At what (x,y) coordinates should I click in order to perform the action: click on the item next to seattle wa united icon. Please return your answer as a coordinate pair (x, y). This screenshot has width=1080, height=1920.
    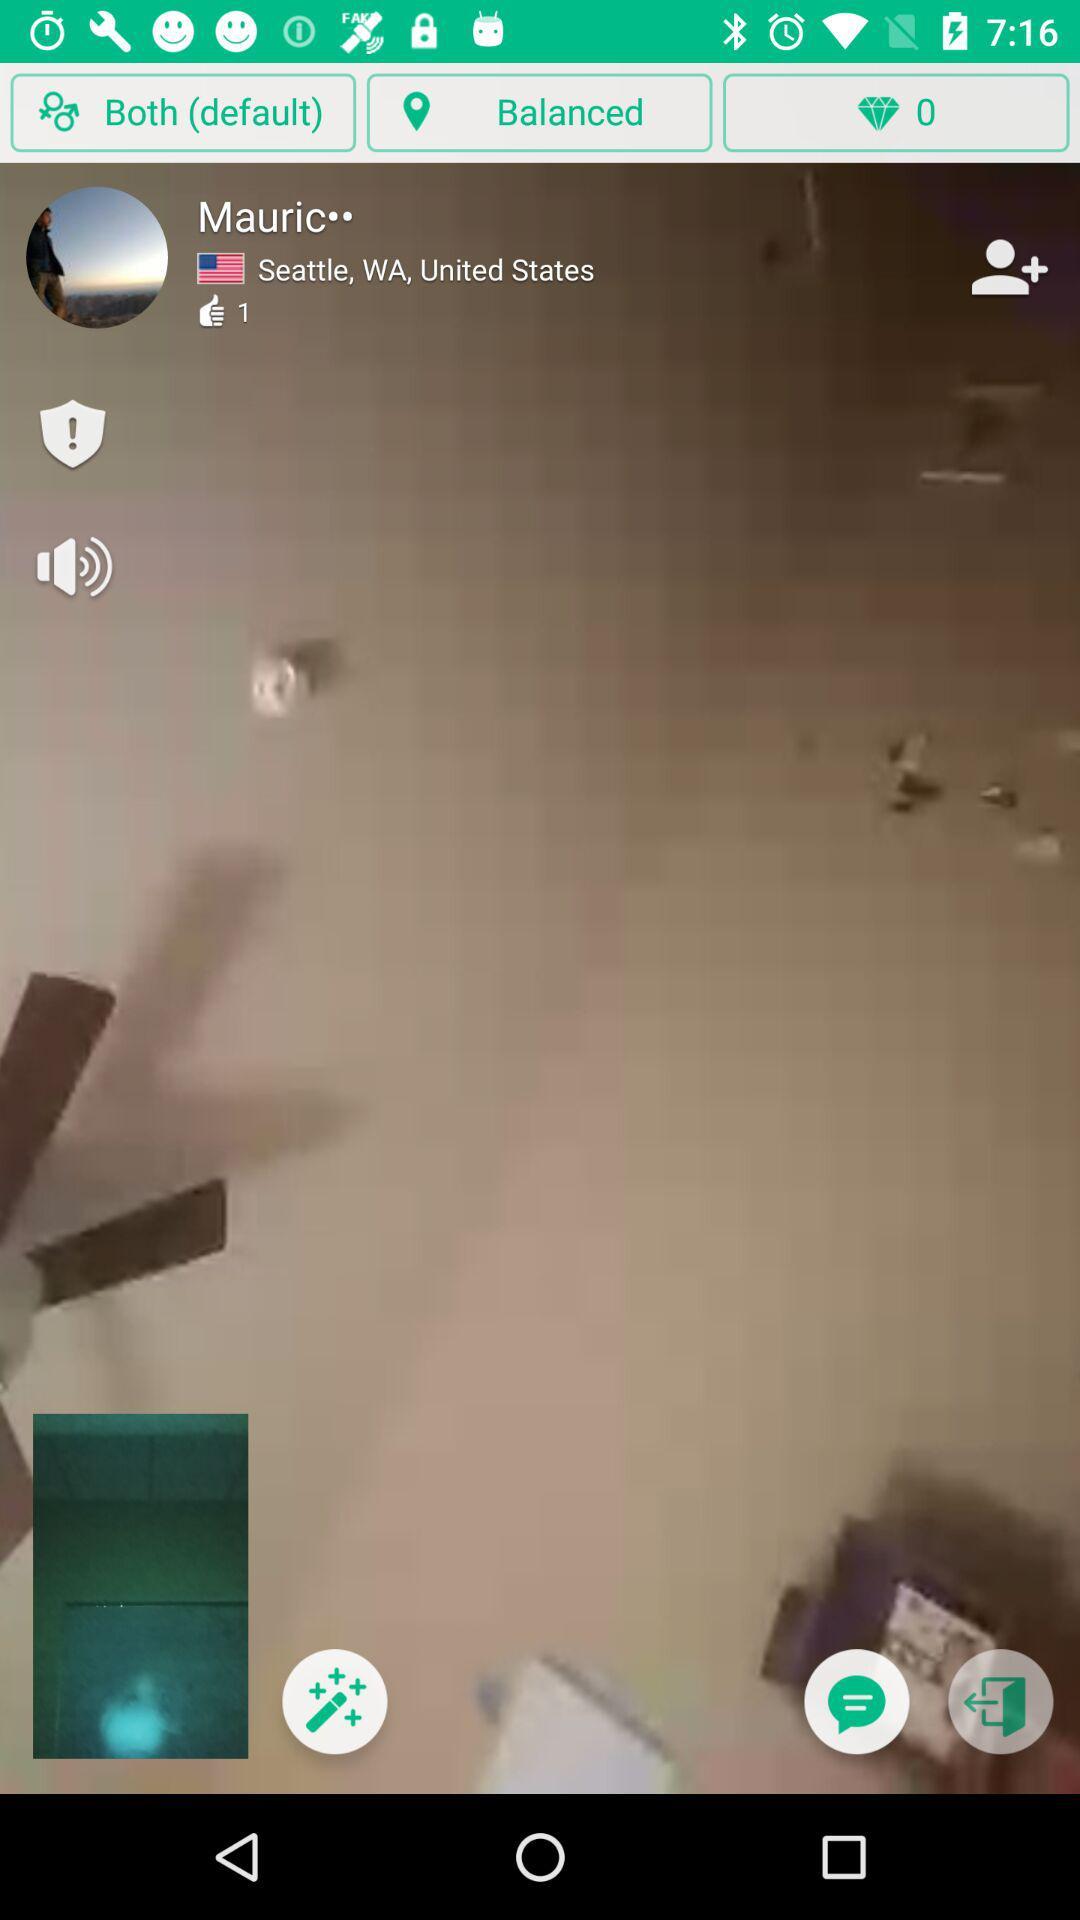
    Looking at the image, I should click on (1007, 266).